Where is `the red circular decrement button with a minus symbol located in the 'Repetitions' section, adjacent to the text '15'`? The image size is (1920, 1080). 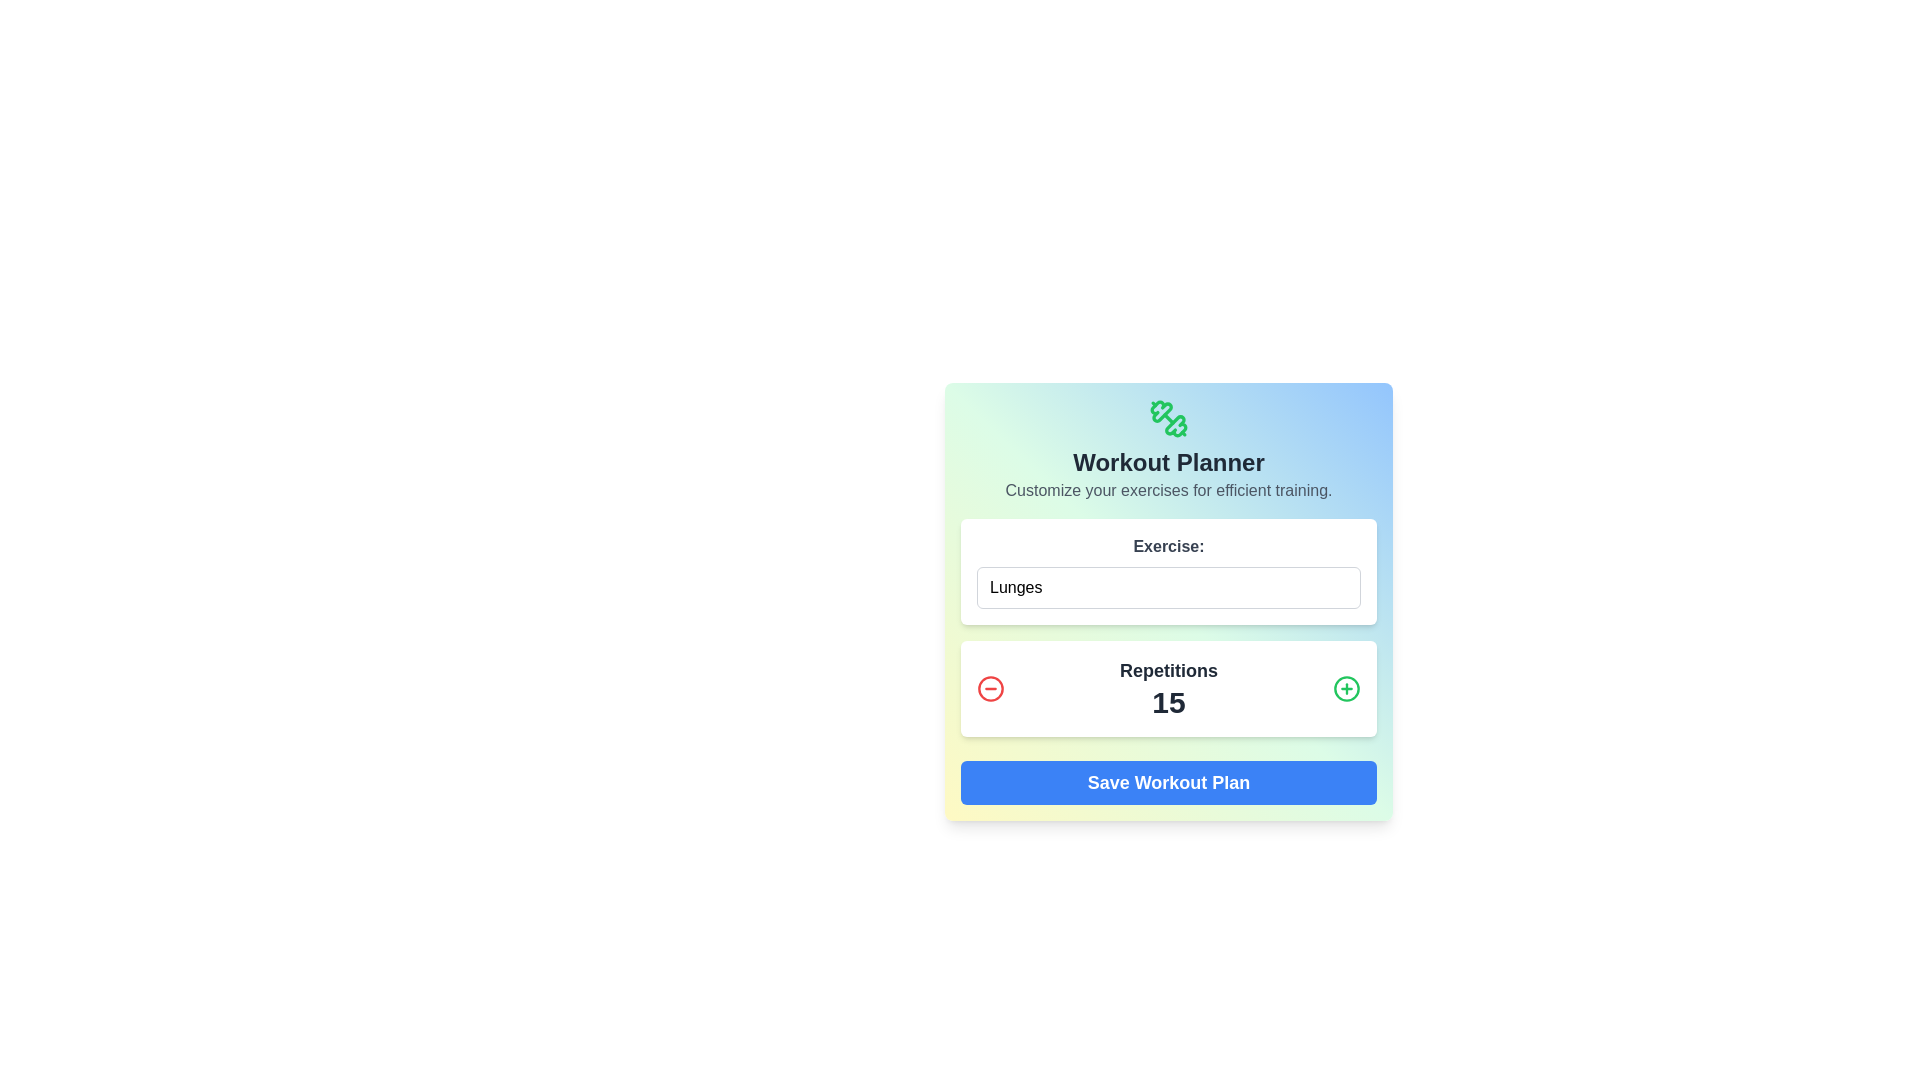 the red circular decrement button with a minus symbol located in the 'Repetitions' section, adjacent to the text '15' is located at coordinates (990, 688).